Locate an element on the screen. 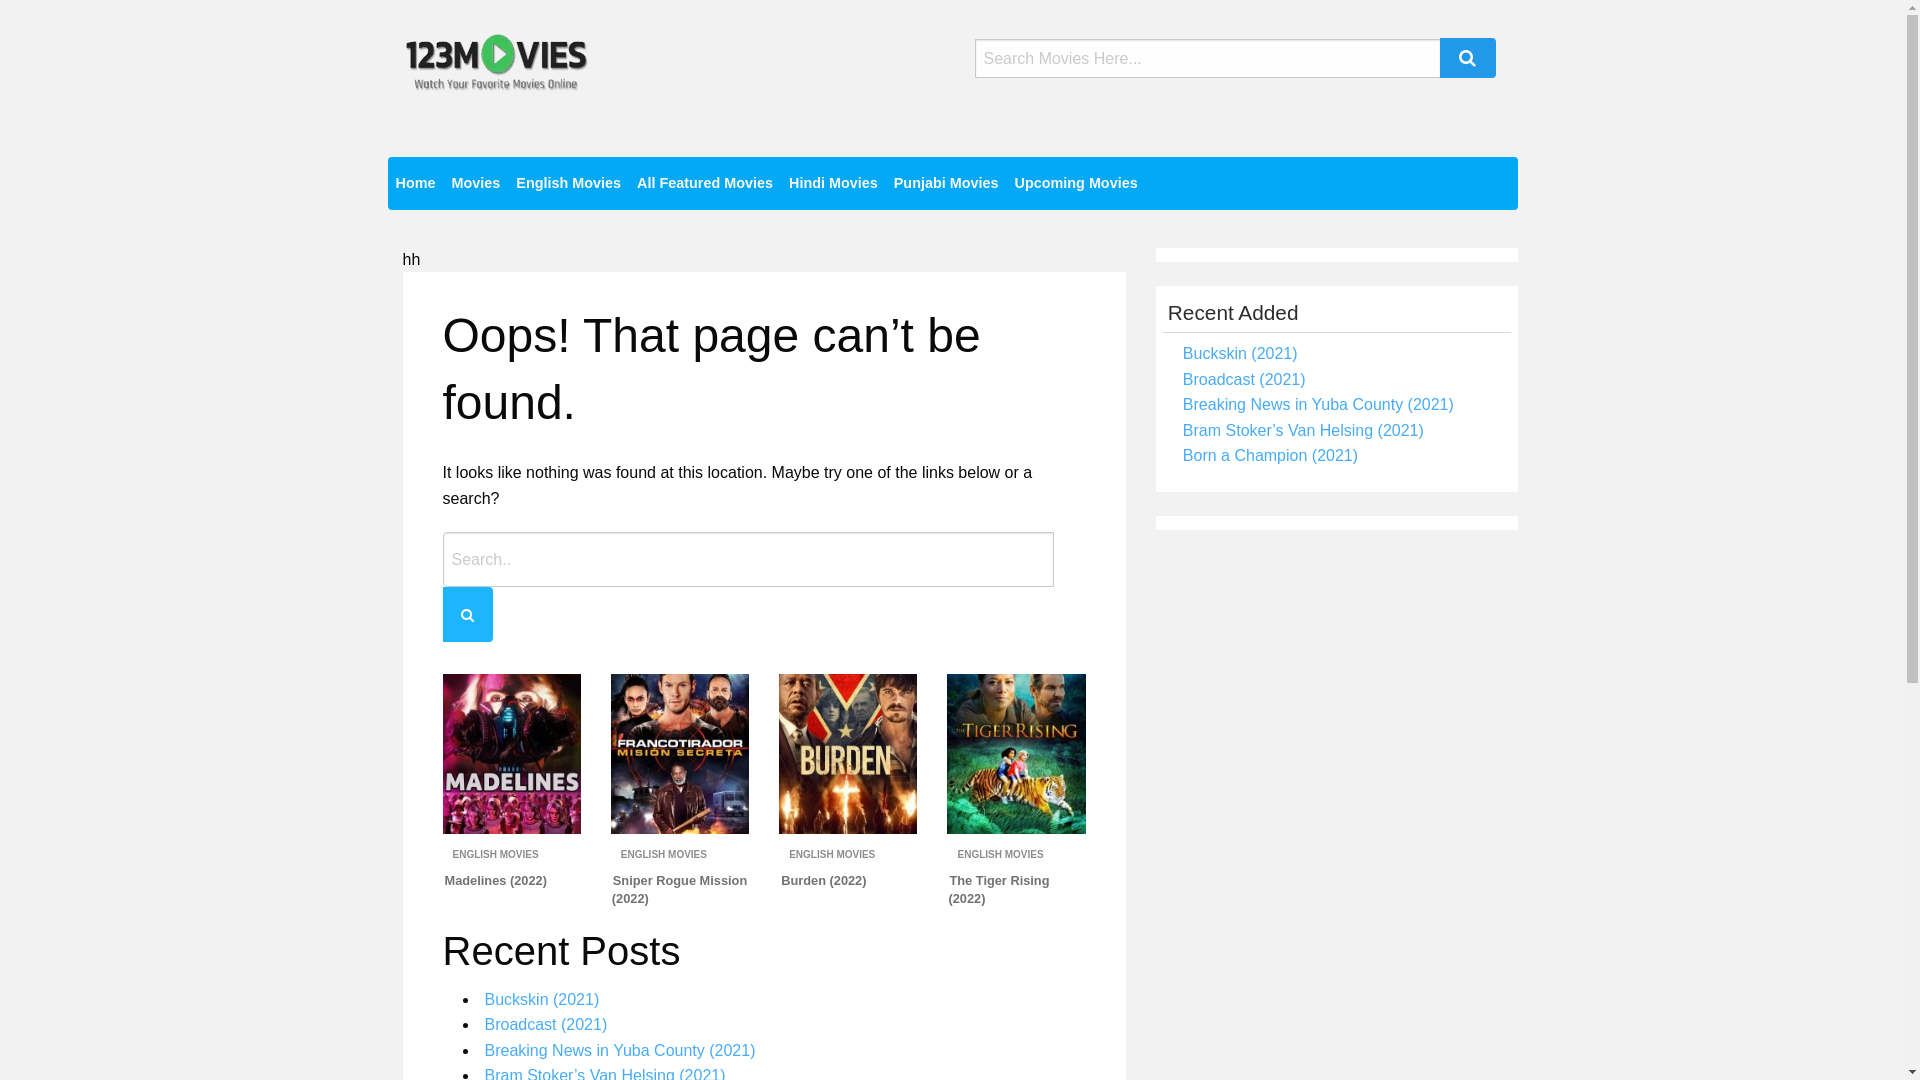  'ENGLISH MOVIES' is located at coordinates (999, 854).